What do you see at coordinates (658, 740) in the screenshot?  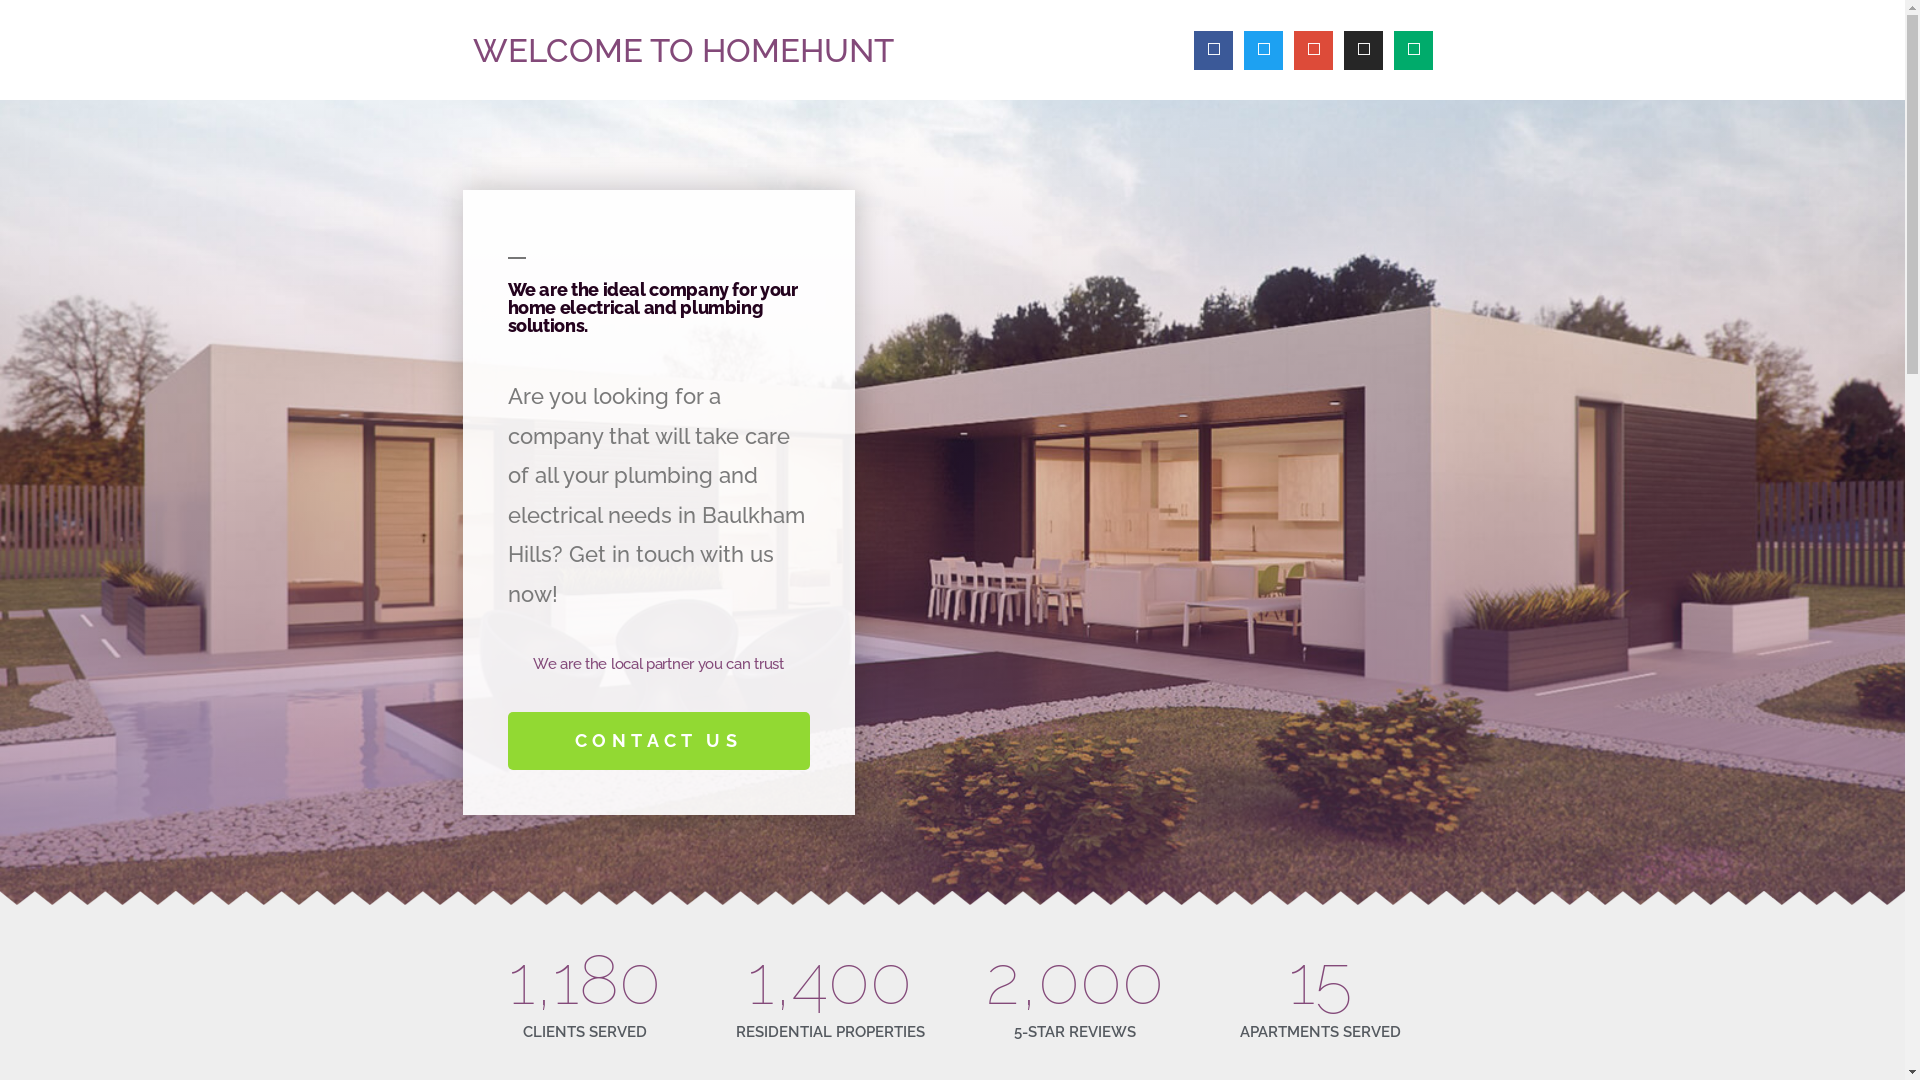 I see `'CONTACT US'` at bounding box center [658, 740].